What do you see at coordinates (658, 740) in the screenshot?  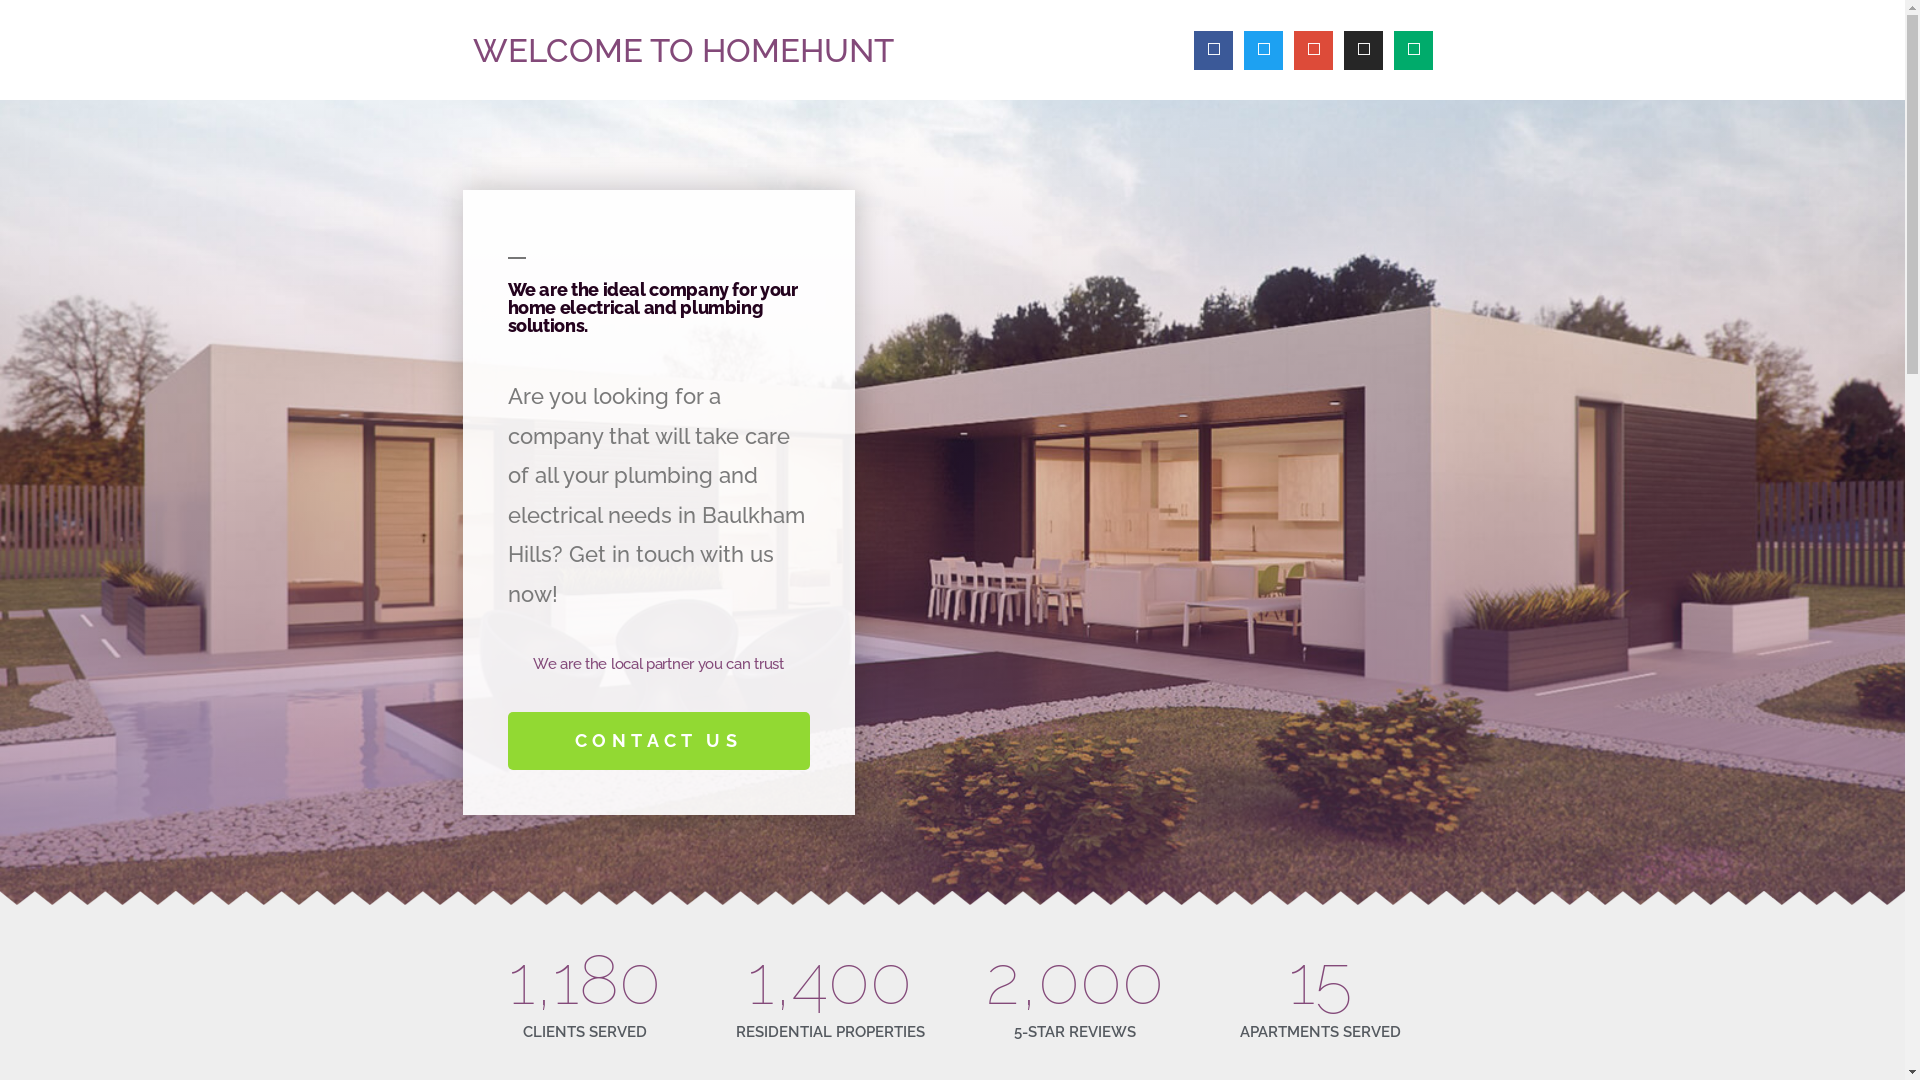 I see `'CONTACT US'` at bounding box center [658, 740].